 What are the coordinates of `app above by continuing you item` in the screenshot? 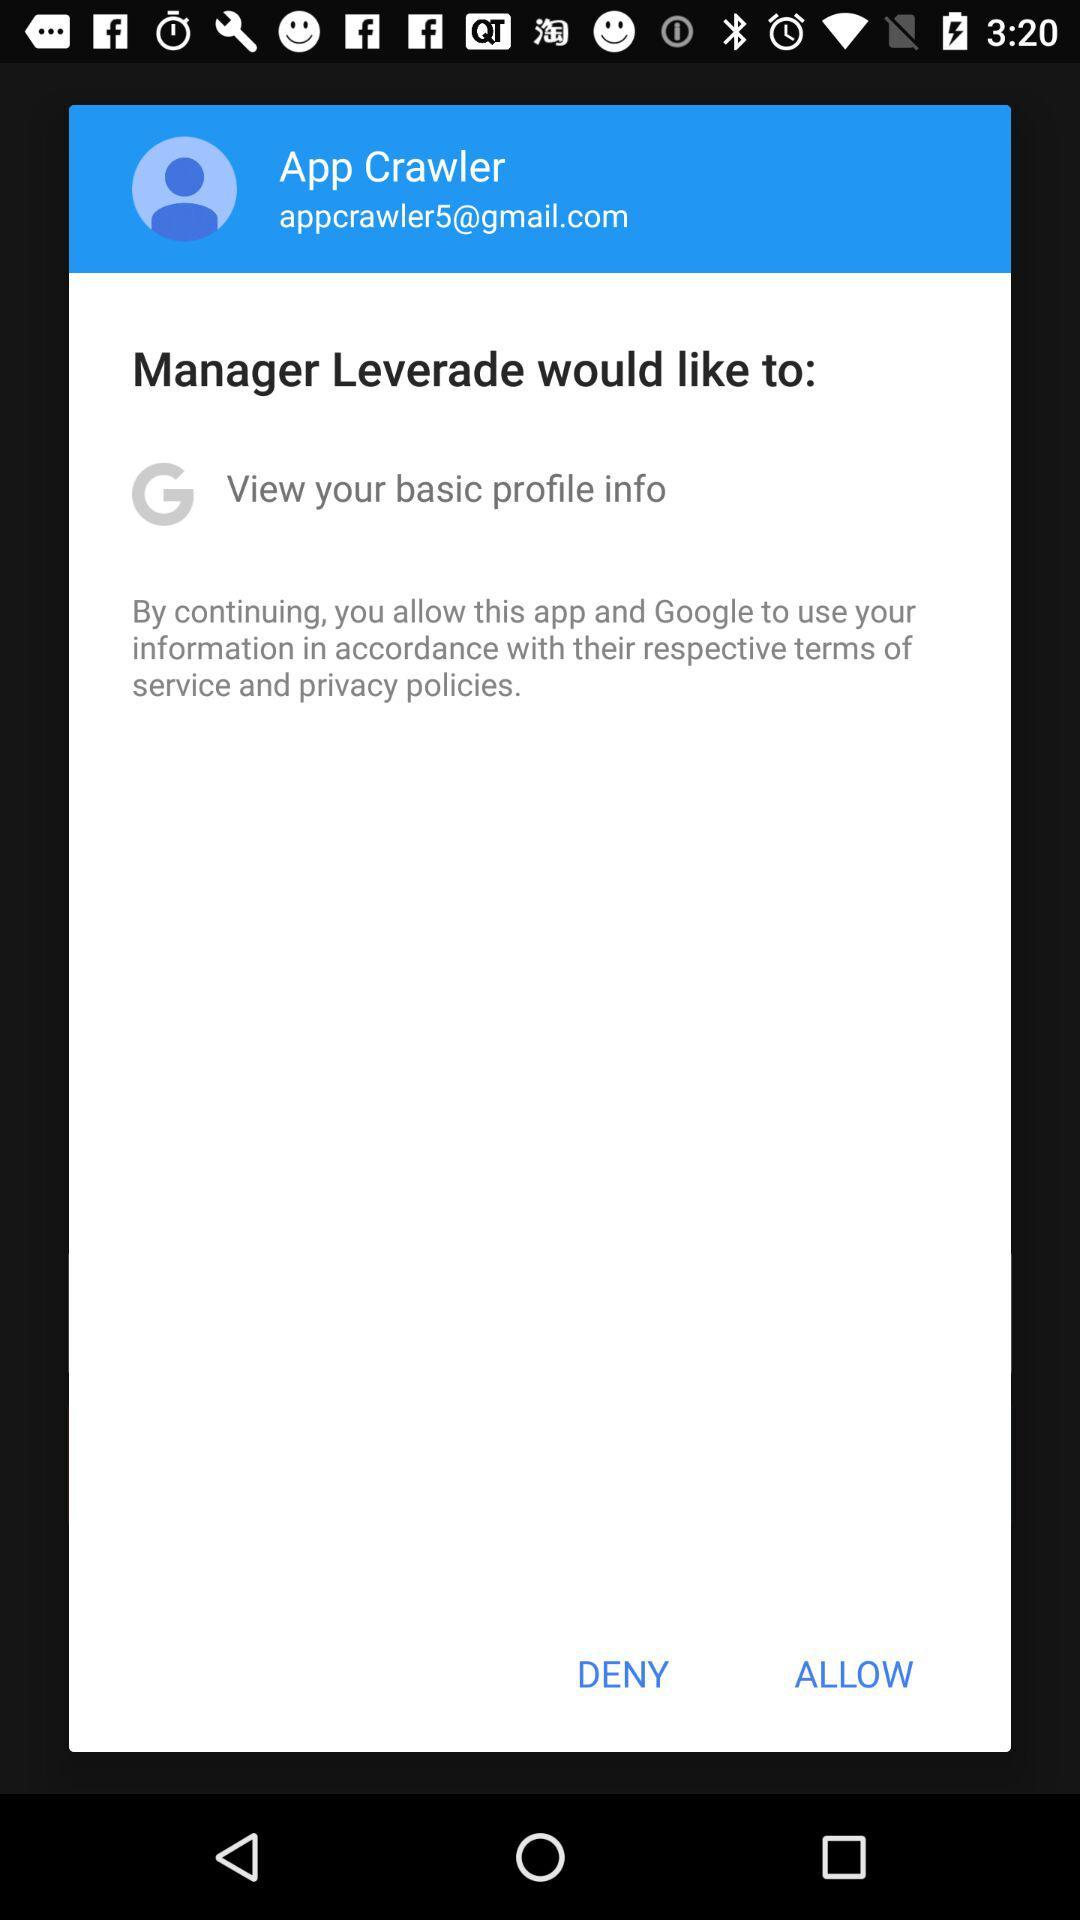 It's located at (445, 487).